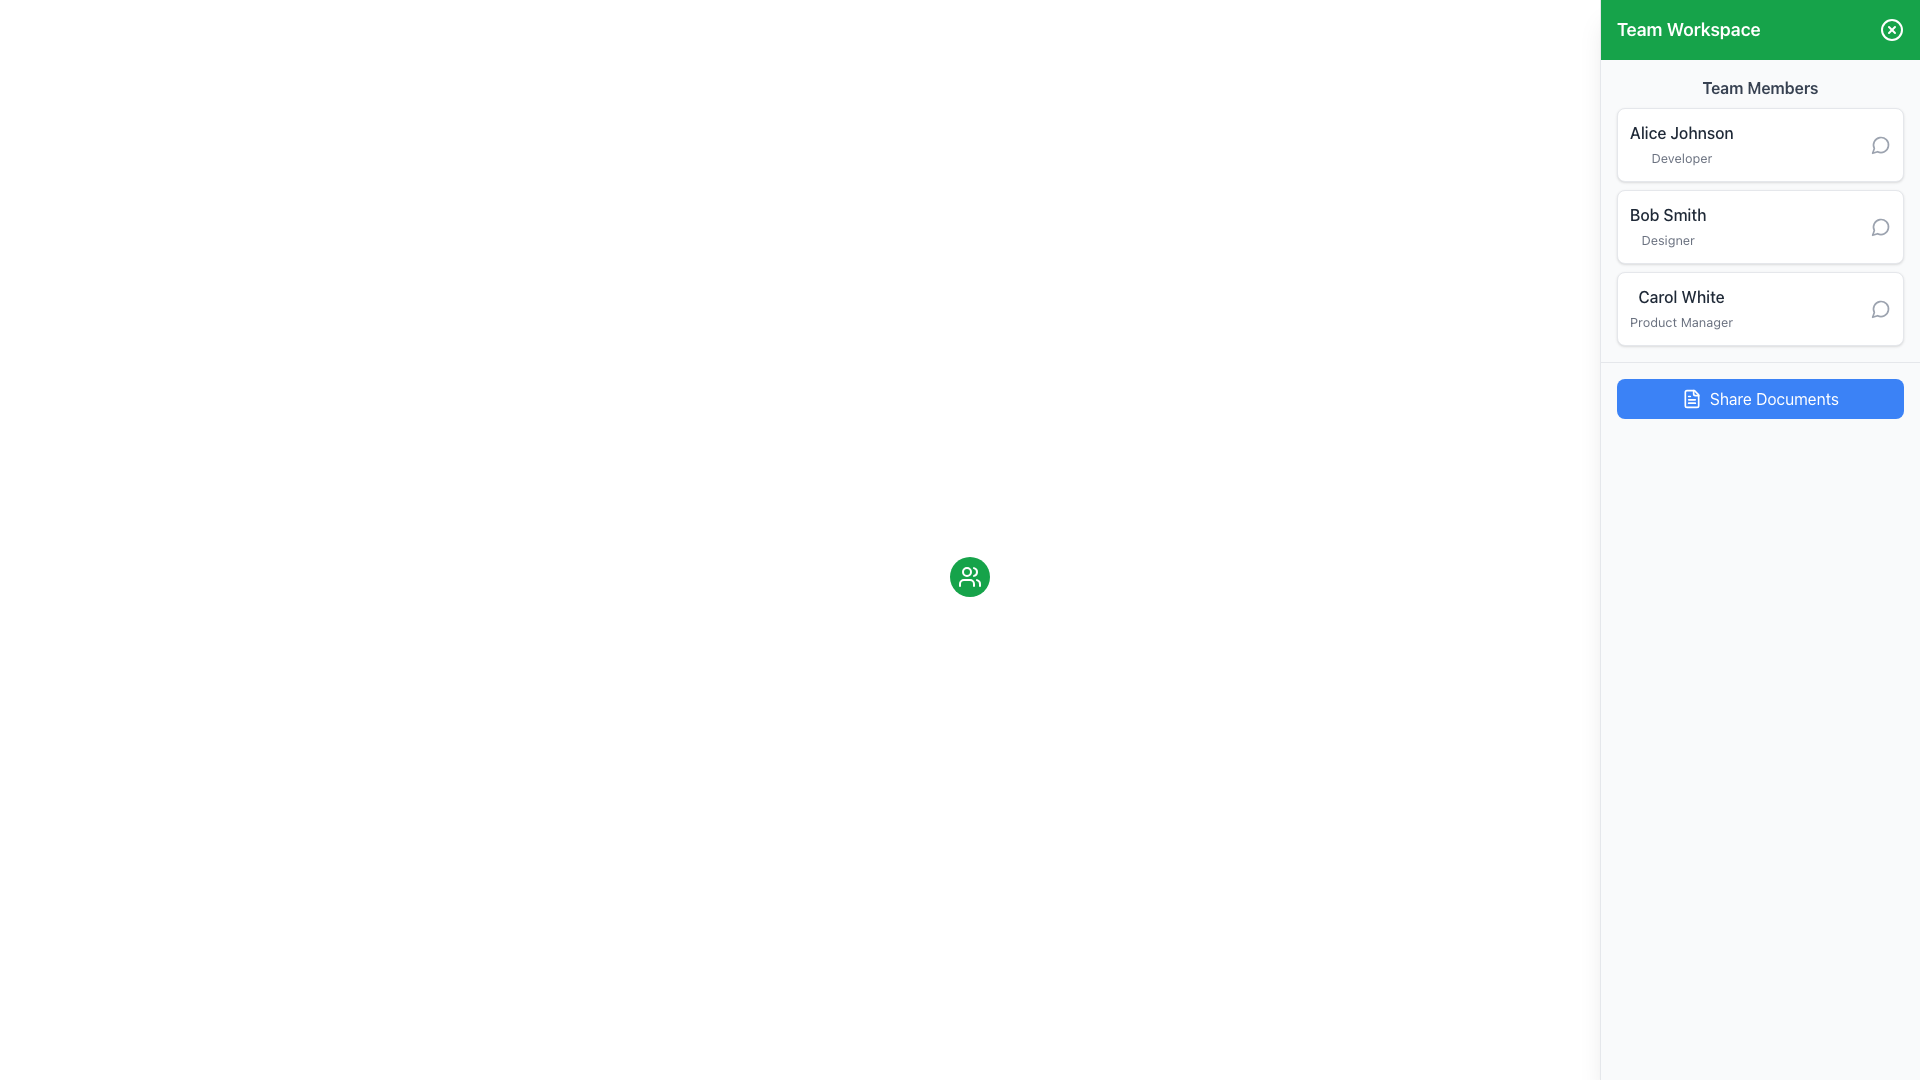 The height and width of the screenshot is (1080, 1920). What do you see at coordinates (969, 577) in the screenshot?
I see `the rounded green button with a white group icon` at bounding box center [969, 577].